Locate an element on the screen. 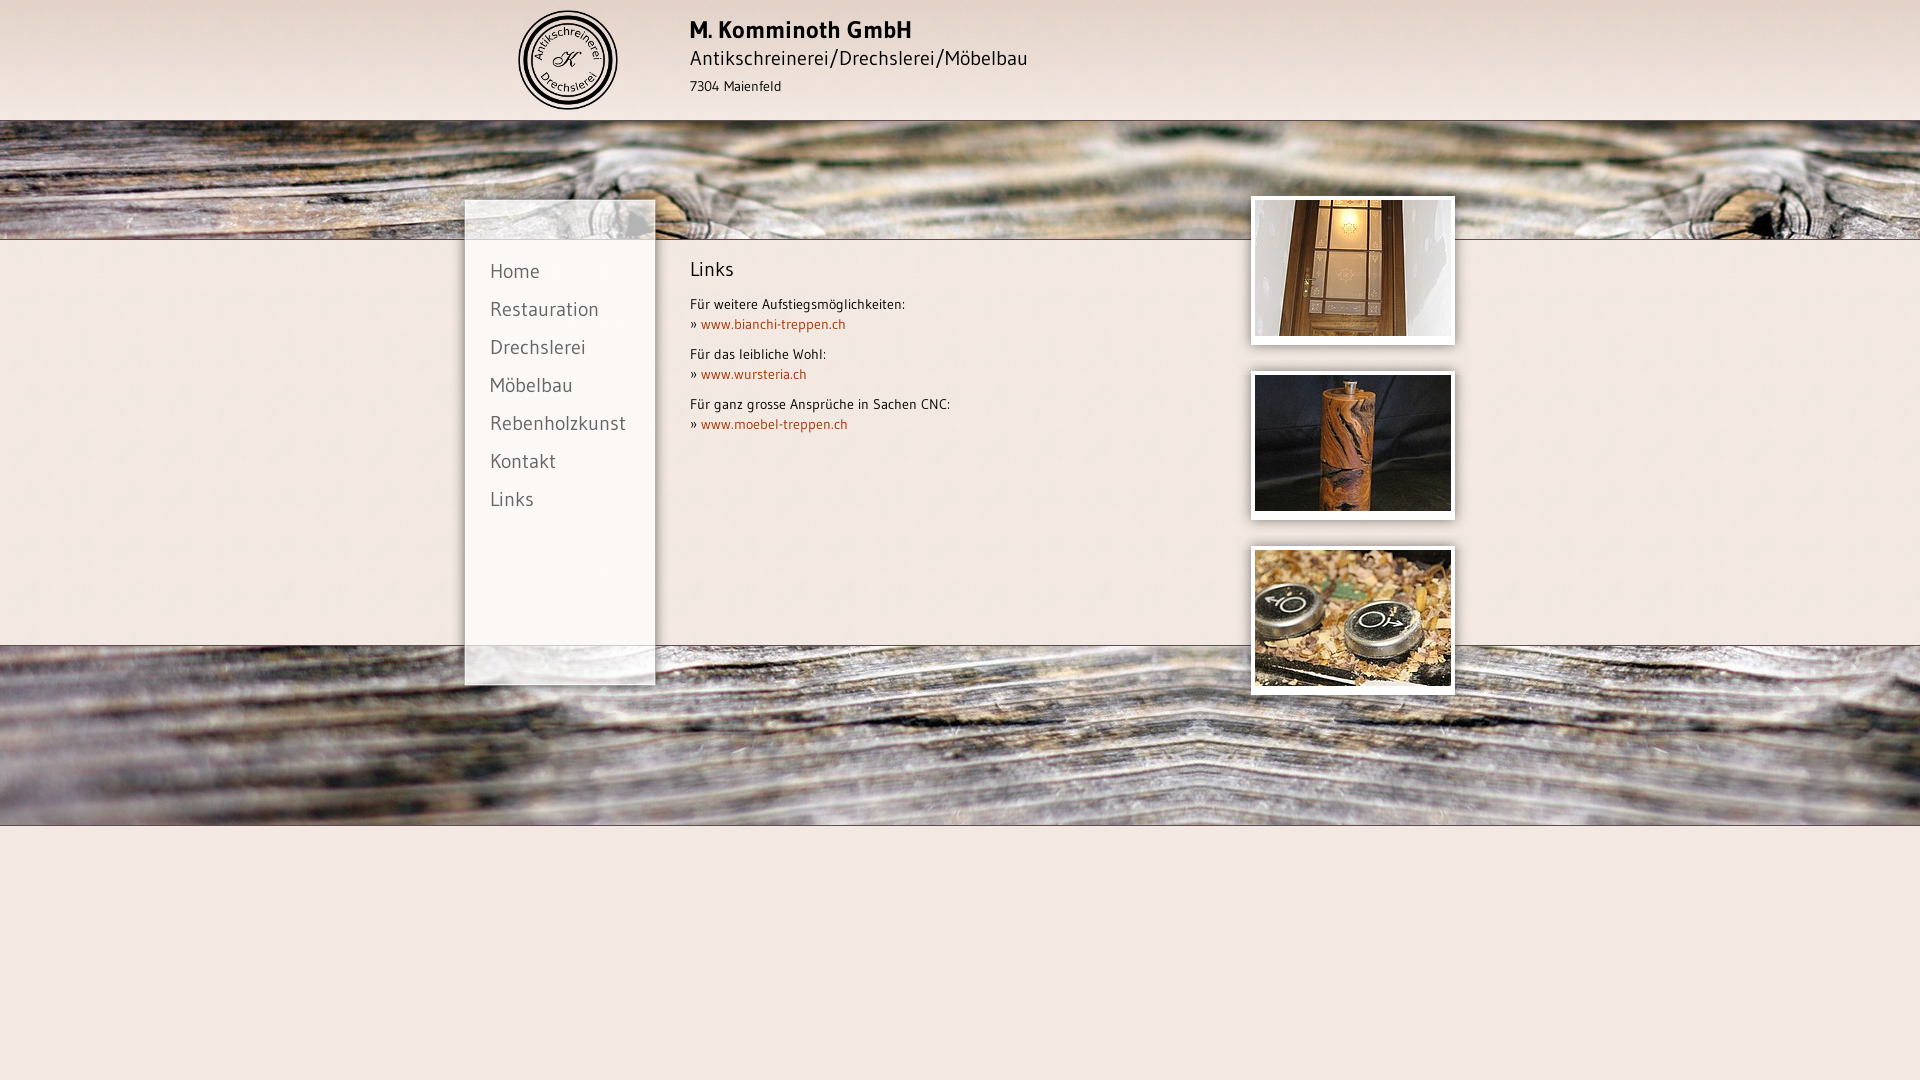  'Antikschreinerei Komminoth' is located at coordinates (566, 59).